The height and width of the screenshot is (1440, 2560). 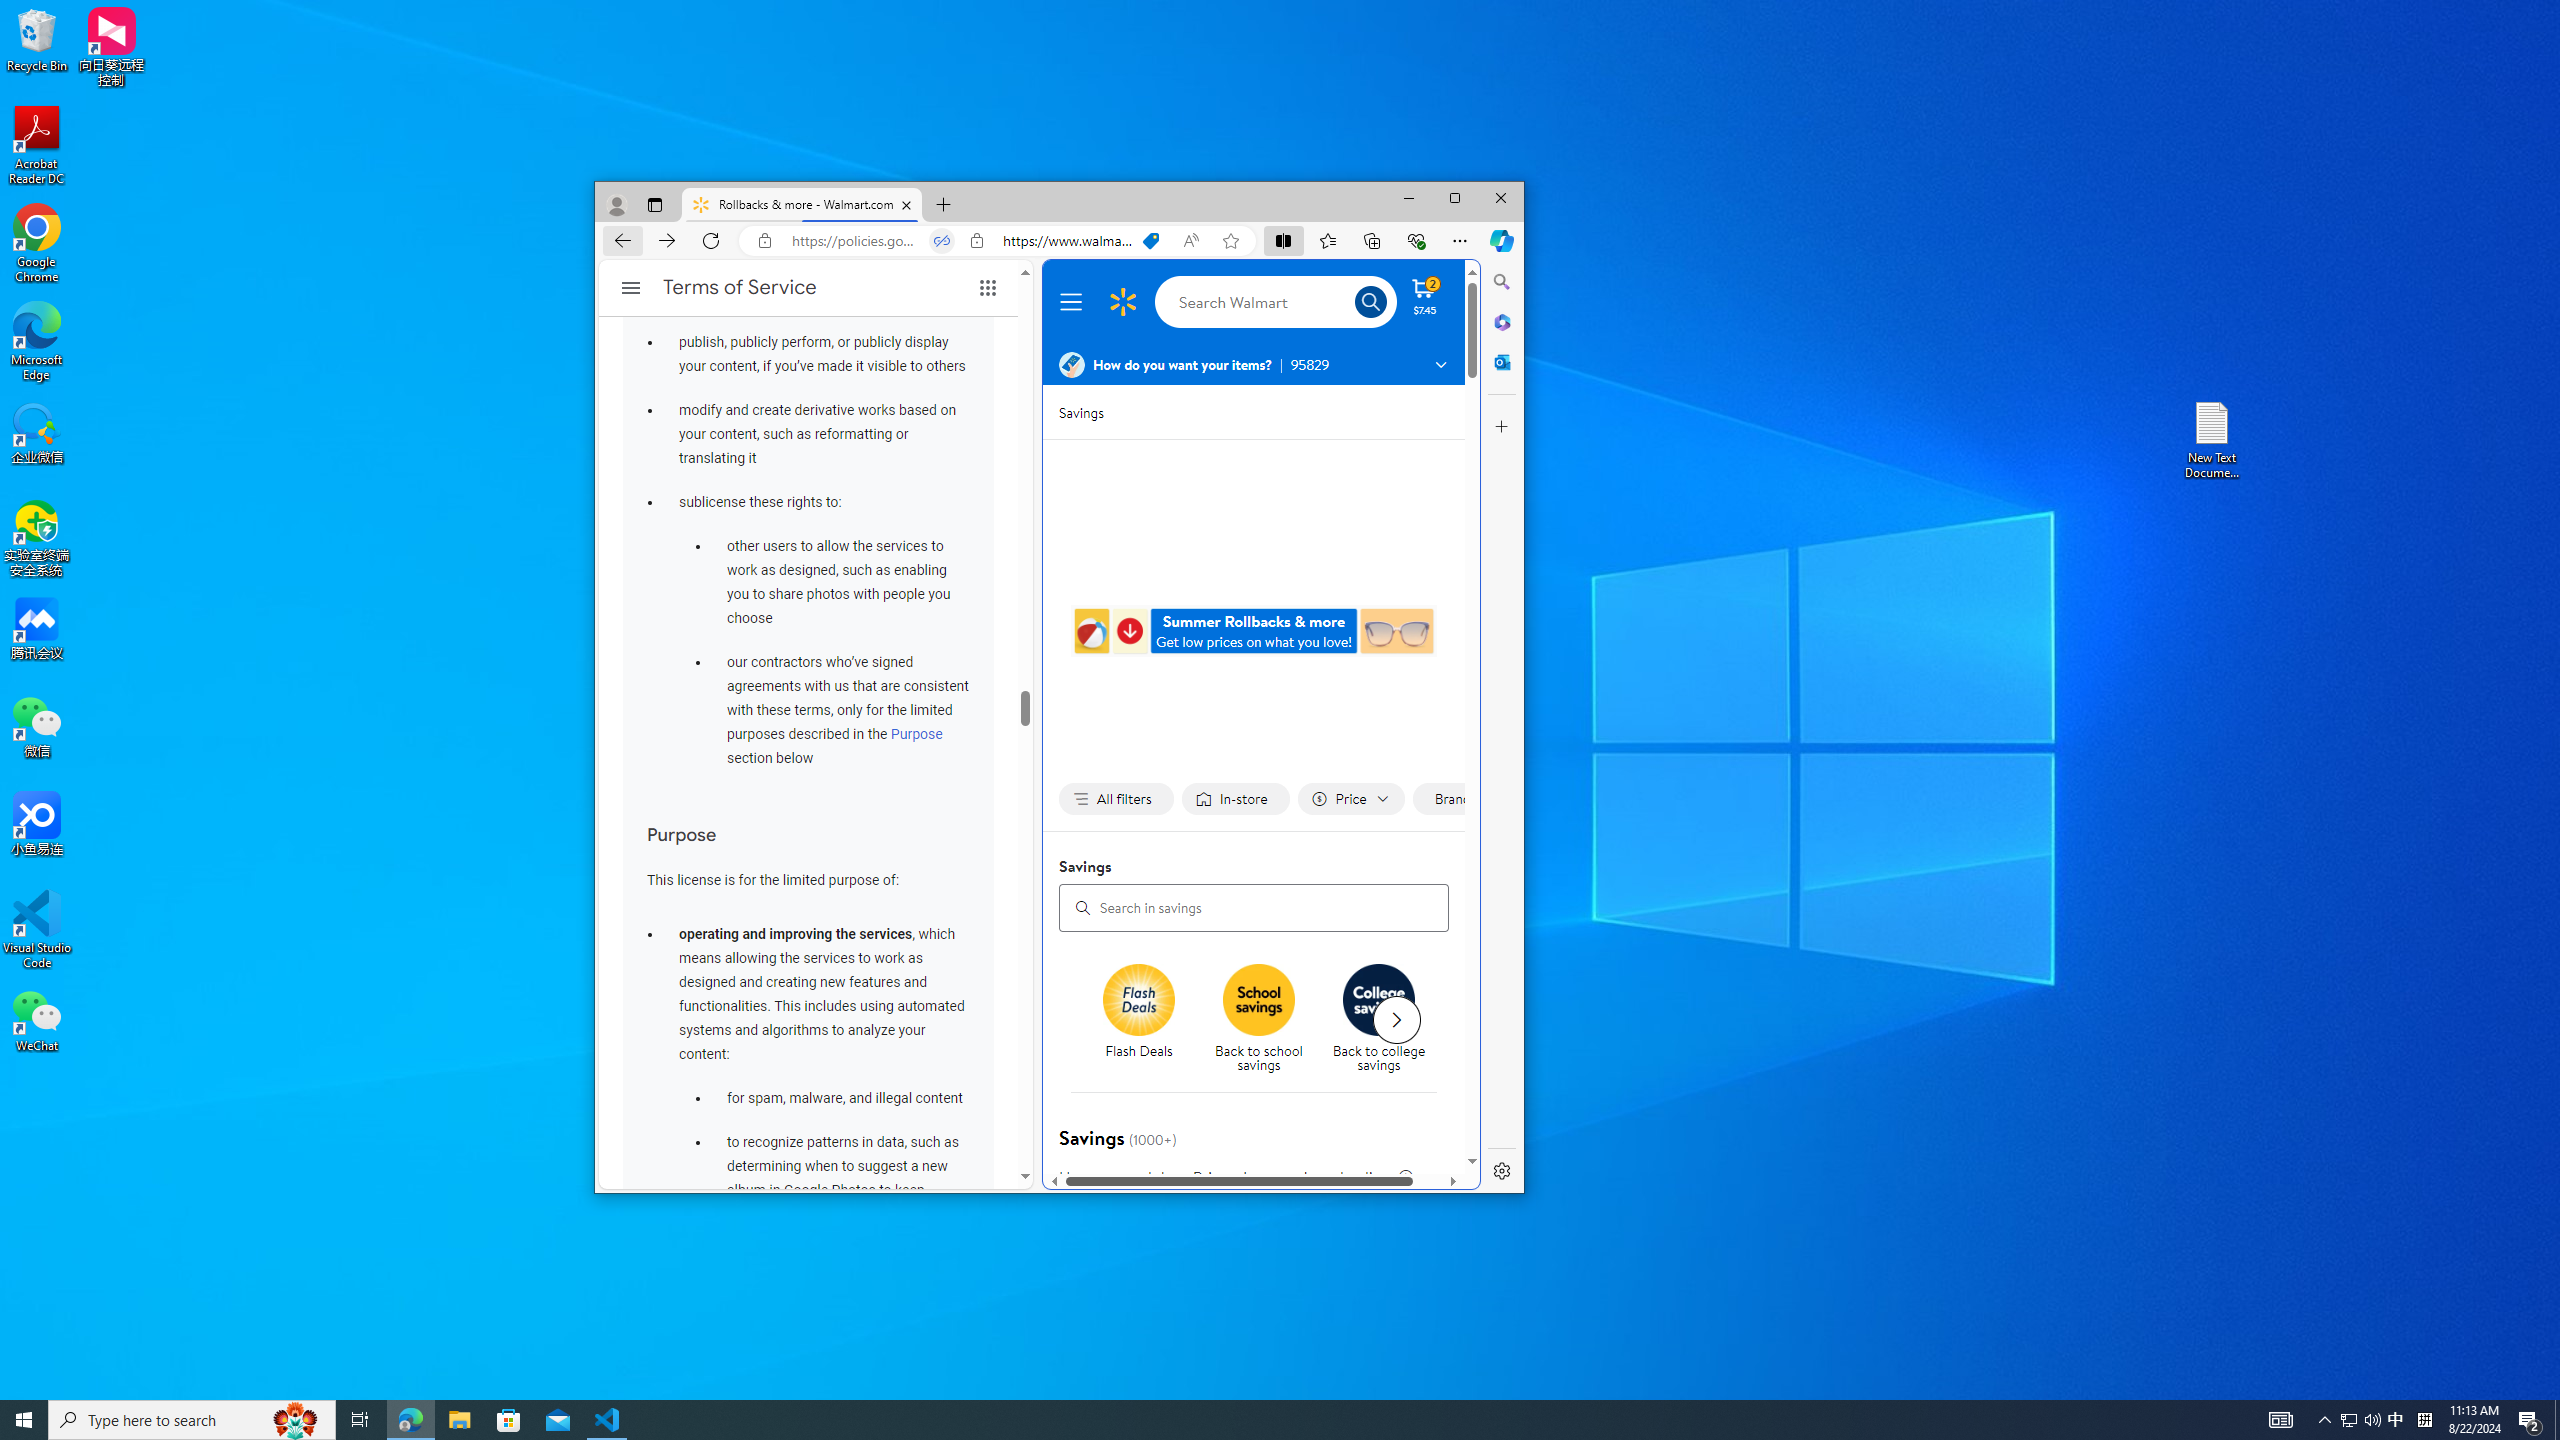 What do you see at coordinates (607, 1418) in the screenshot?
I see `'Visual Studio Code - 1 running window'` at bounding box center [607, 1418].